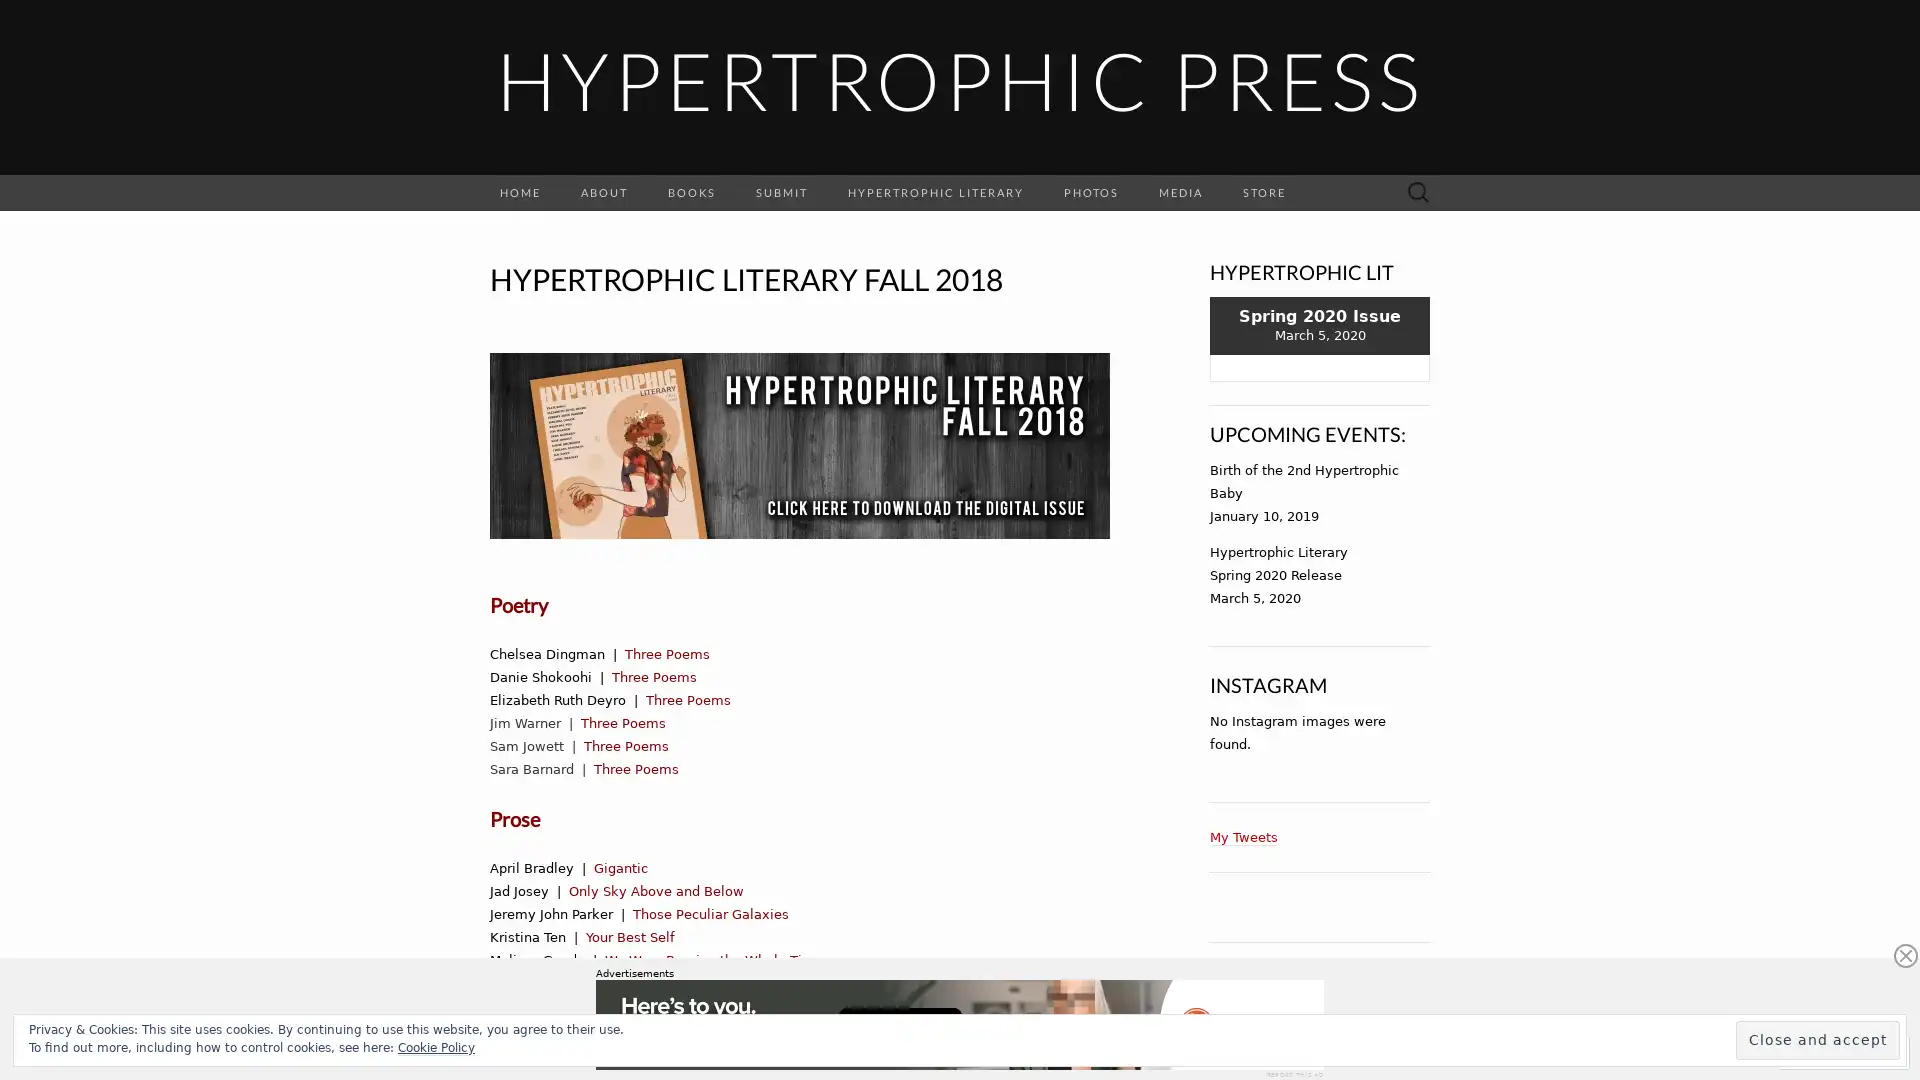 The width and height of the screenshot is (1920, 1080). What do you see at coordinates (1818, 1039) in the screenshot?
I see `Close and accept` at bounding box center [1818, 1039].